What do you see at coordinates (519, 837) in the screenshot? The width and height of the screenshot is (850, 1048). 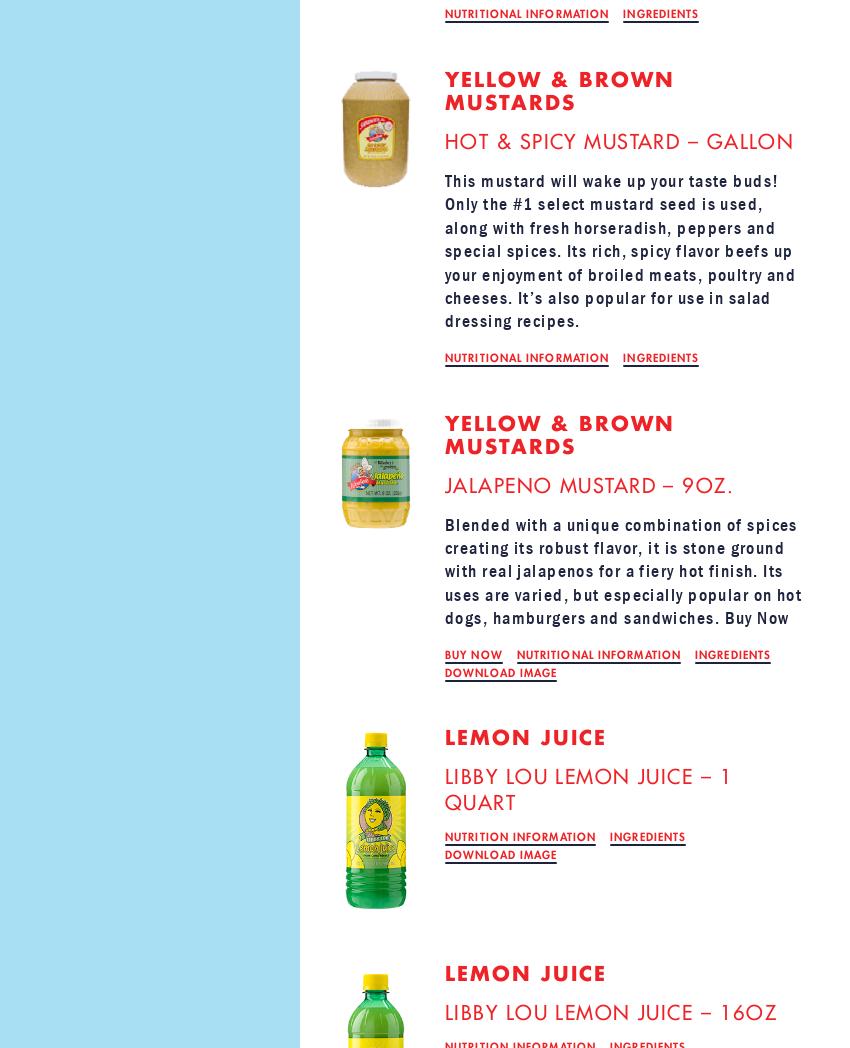 I see `'NUTRITION INFORMATION'` at bounding box center [519, 837].